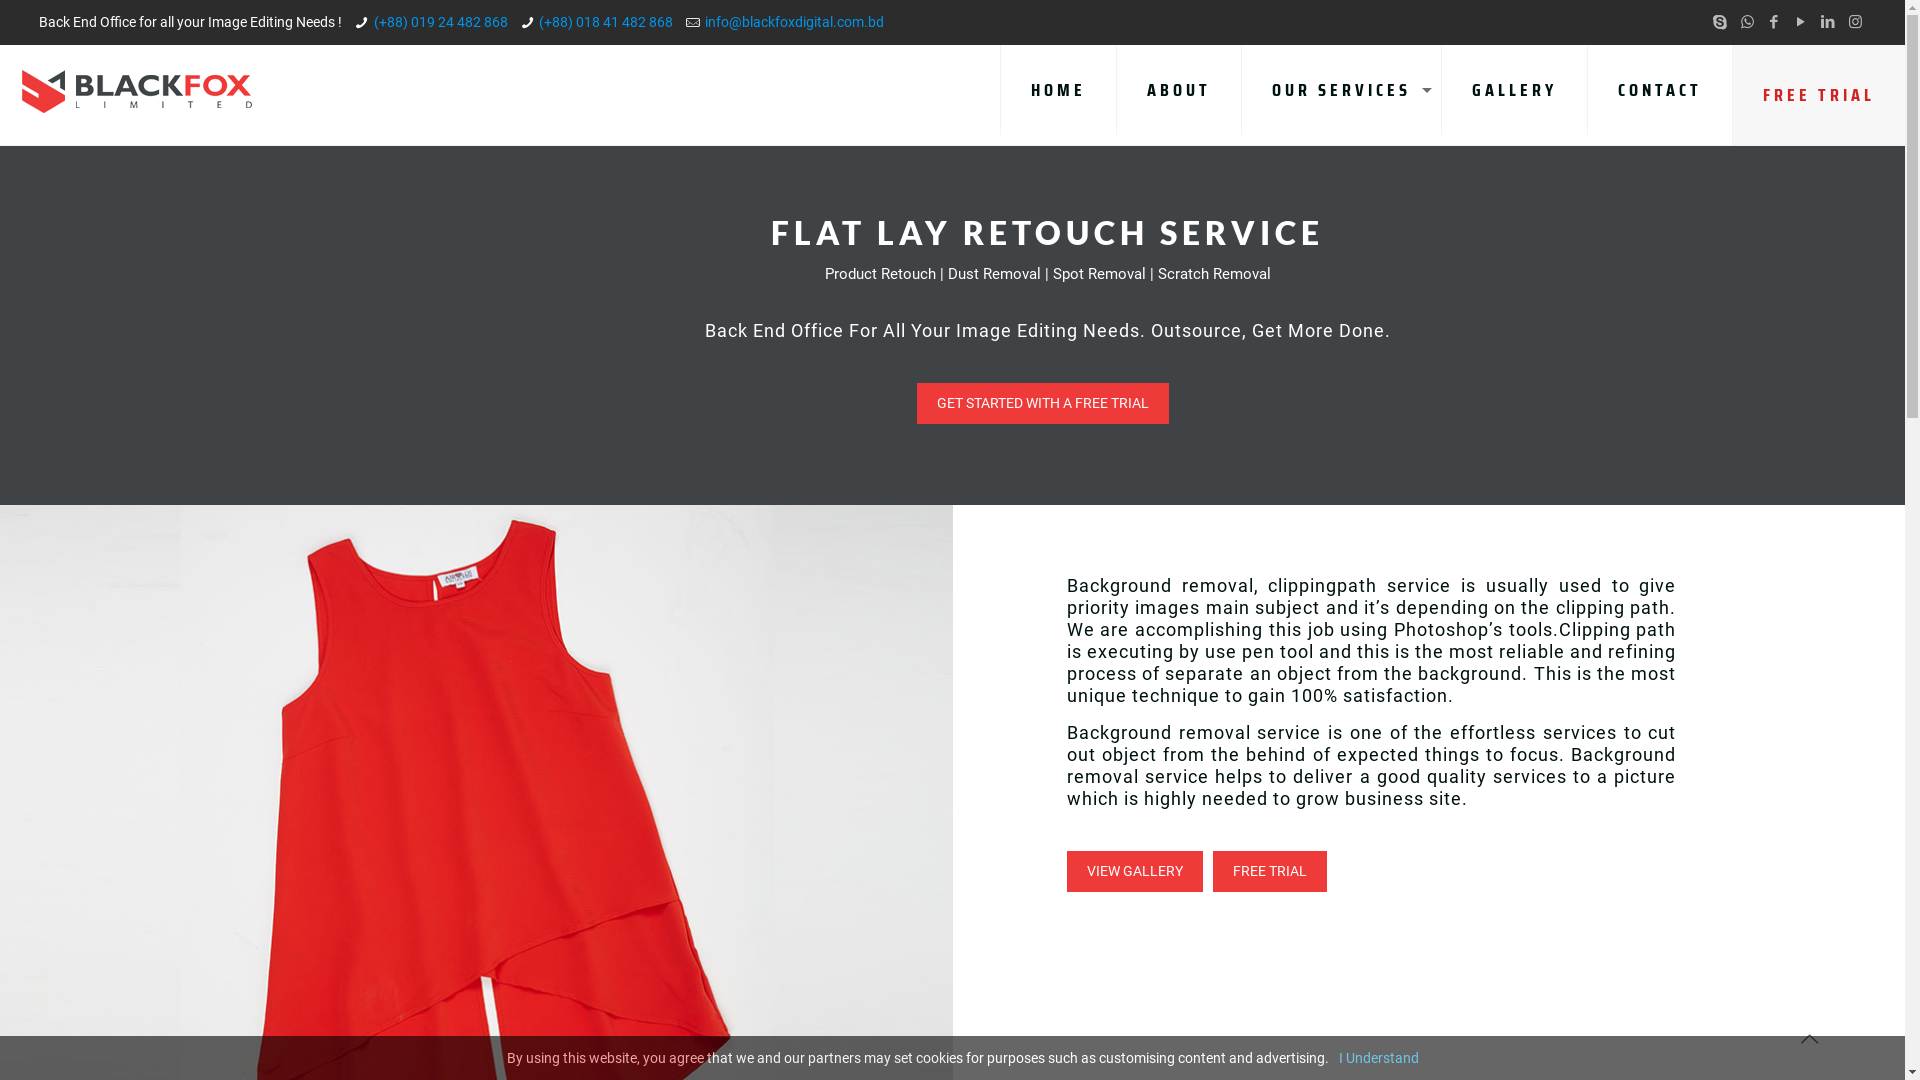  What do you see at coordinates (135, 88) in the screenshot?
I see `'BLACKFOX LIMITED'` at bounding box center [135, 88].